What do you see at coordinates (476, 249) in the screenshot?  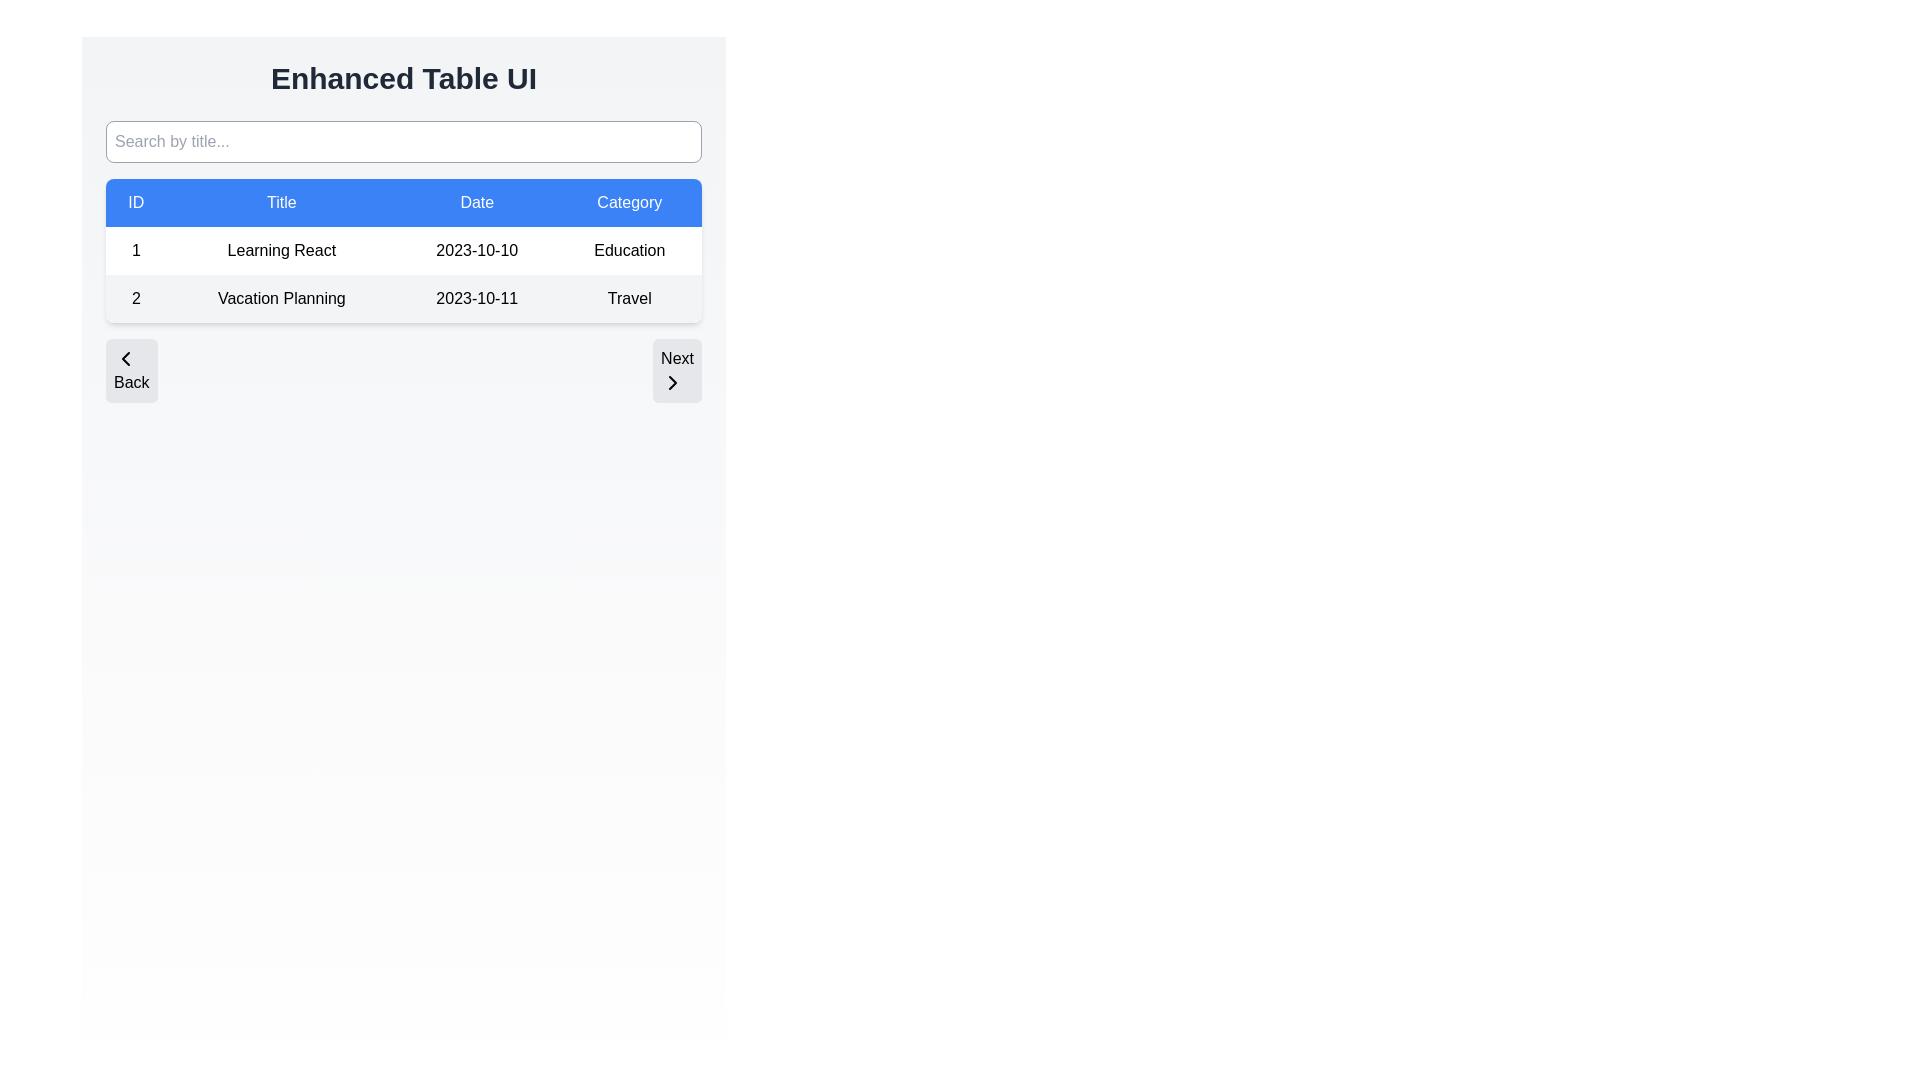 I see `the text label displaying '2023-10-10'` at bounding box center [476, 249].